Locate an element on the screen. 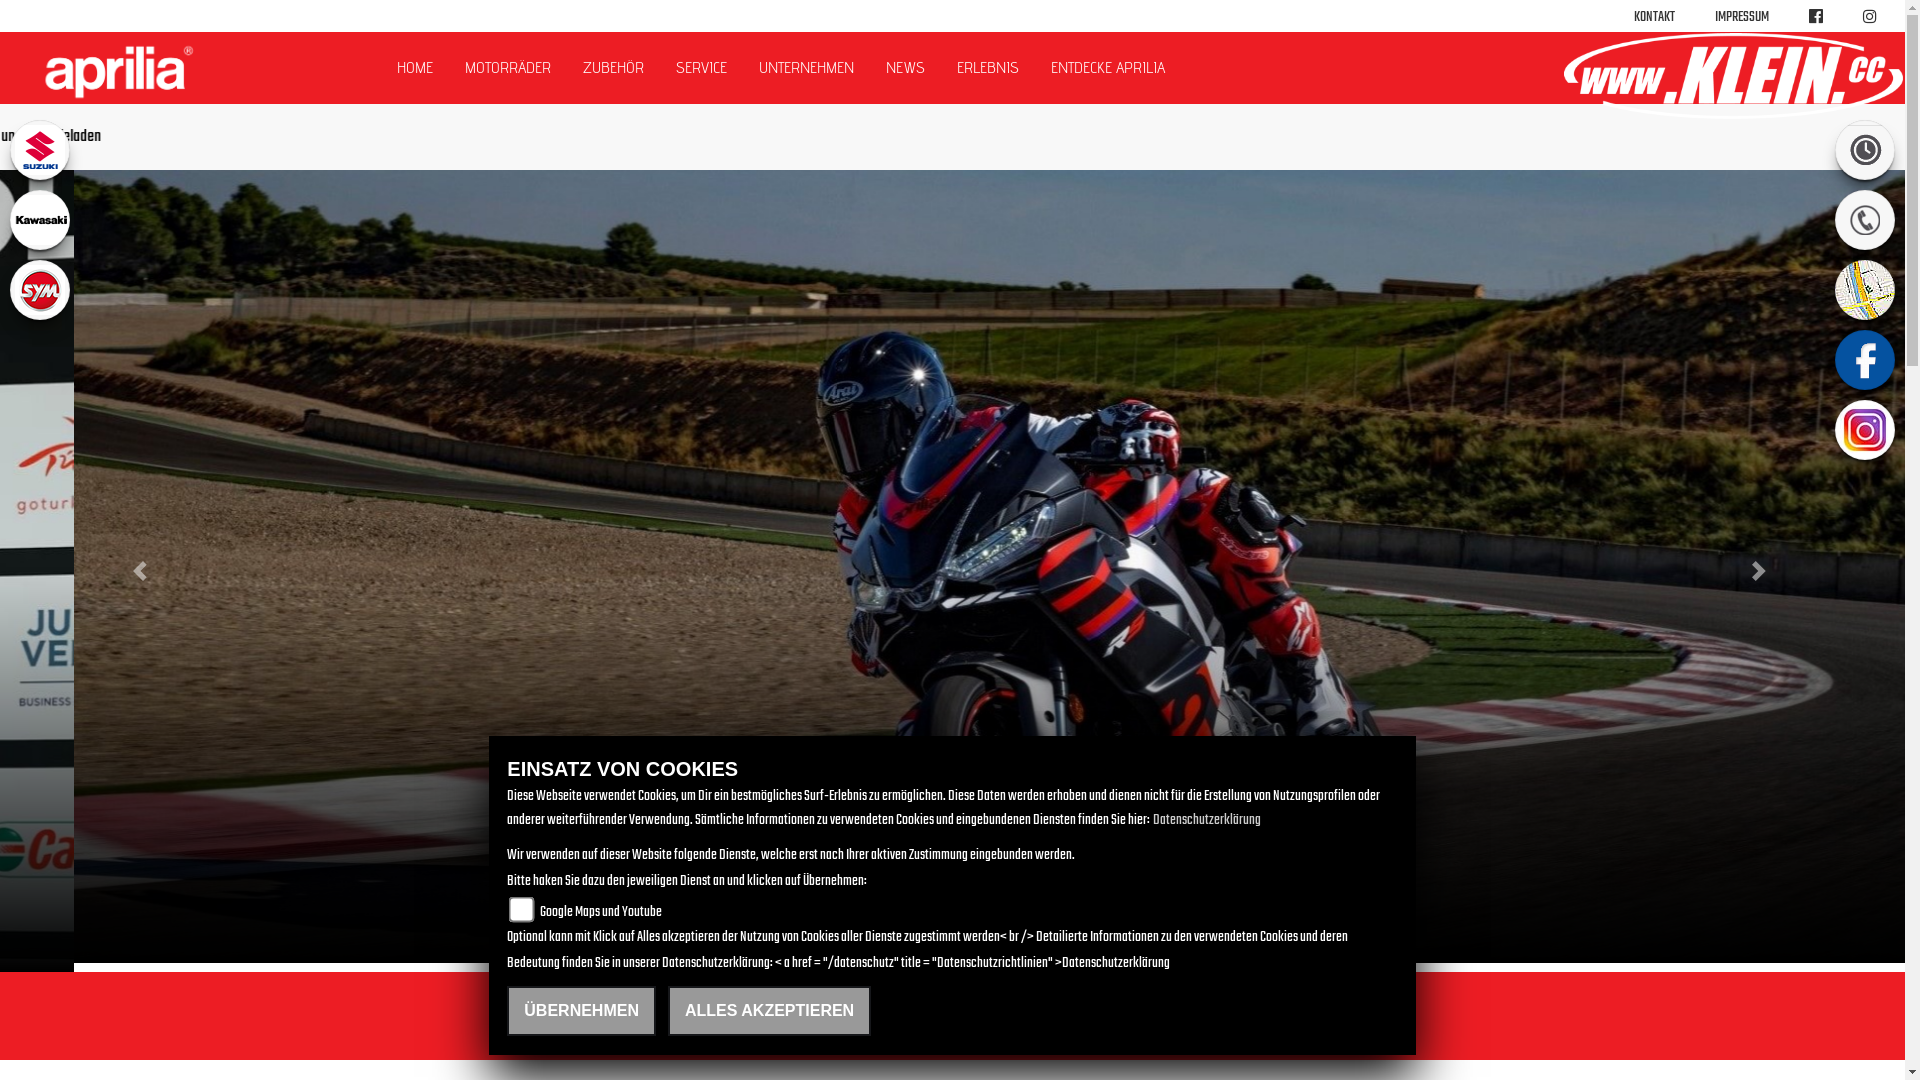 The height and width of the screenshot is (1080, 1920). 'IMPRESSUM' is located at coordinates (1741, 17).